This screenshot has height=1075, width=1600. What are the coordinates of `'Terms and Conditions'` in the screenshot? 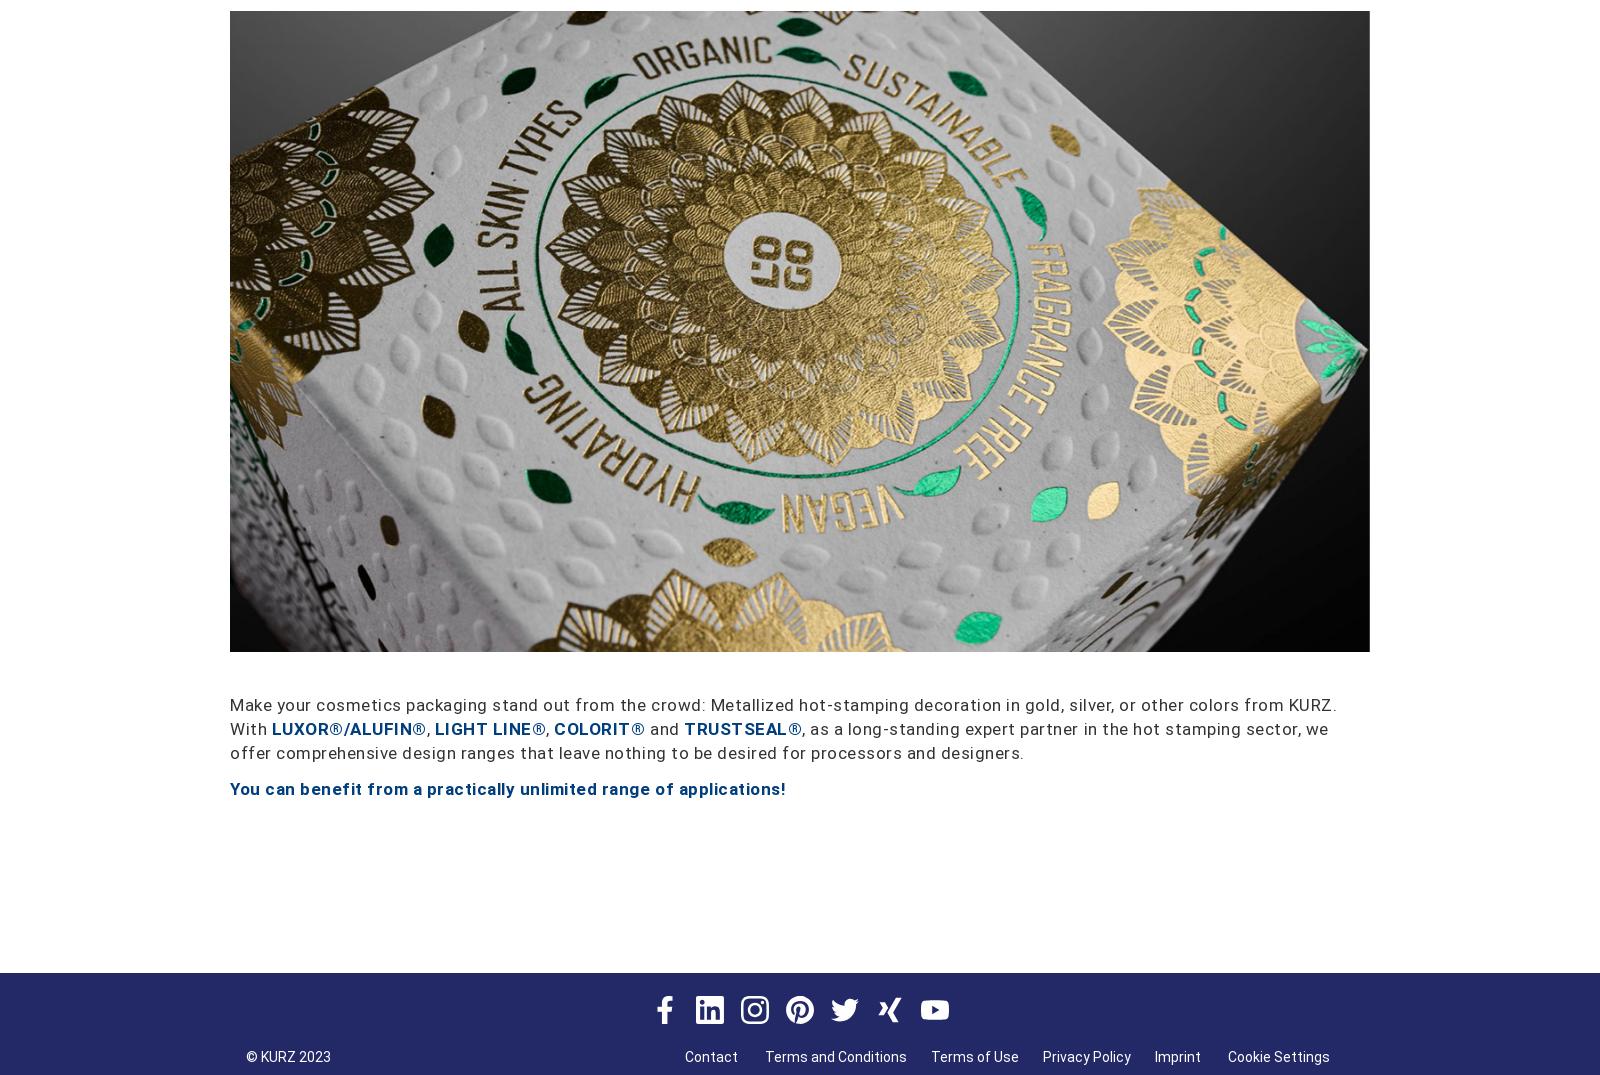 It's located at (835, 1057).